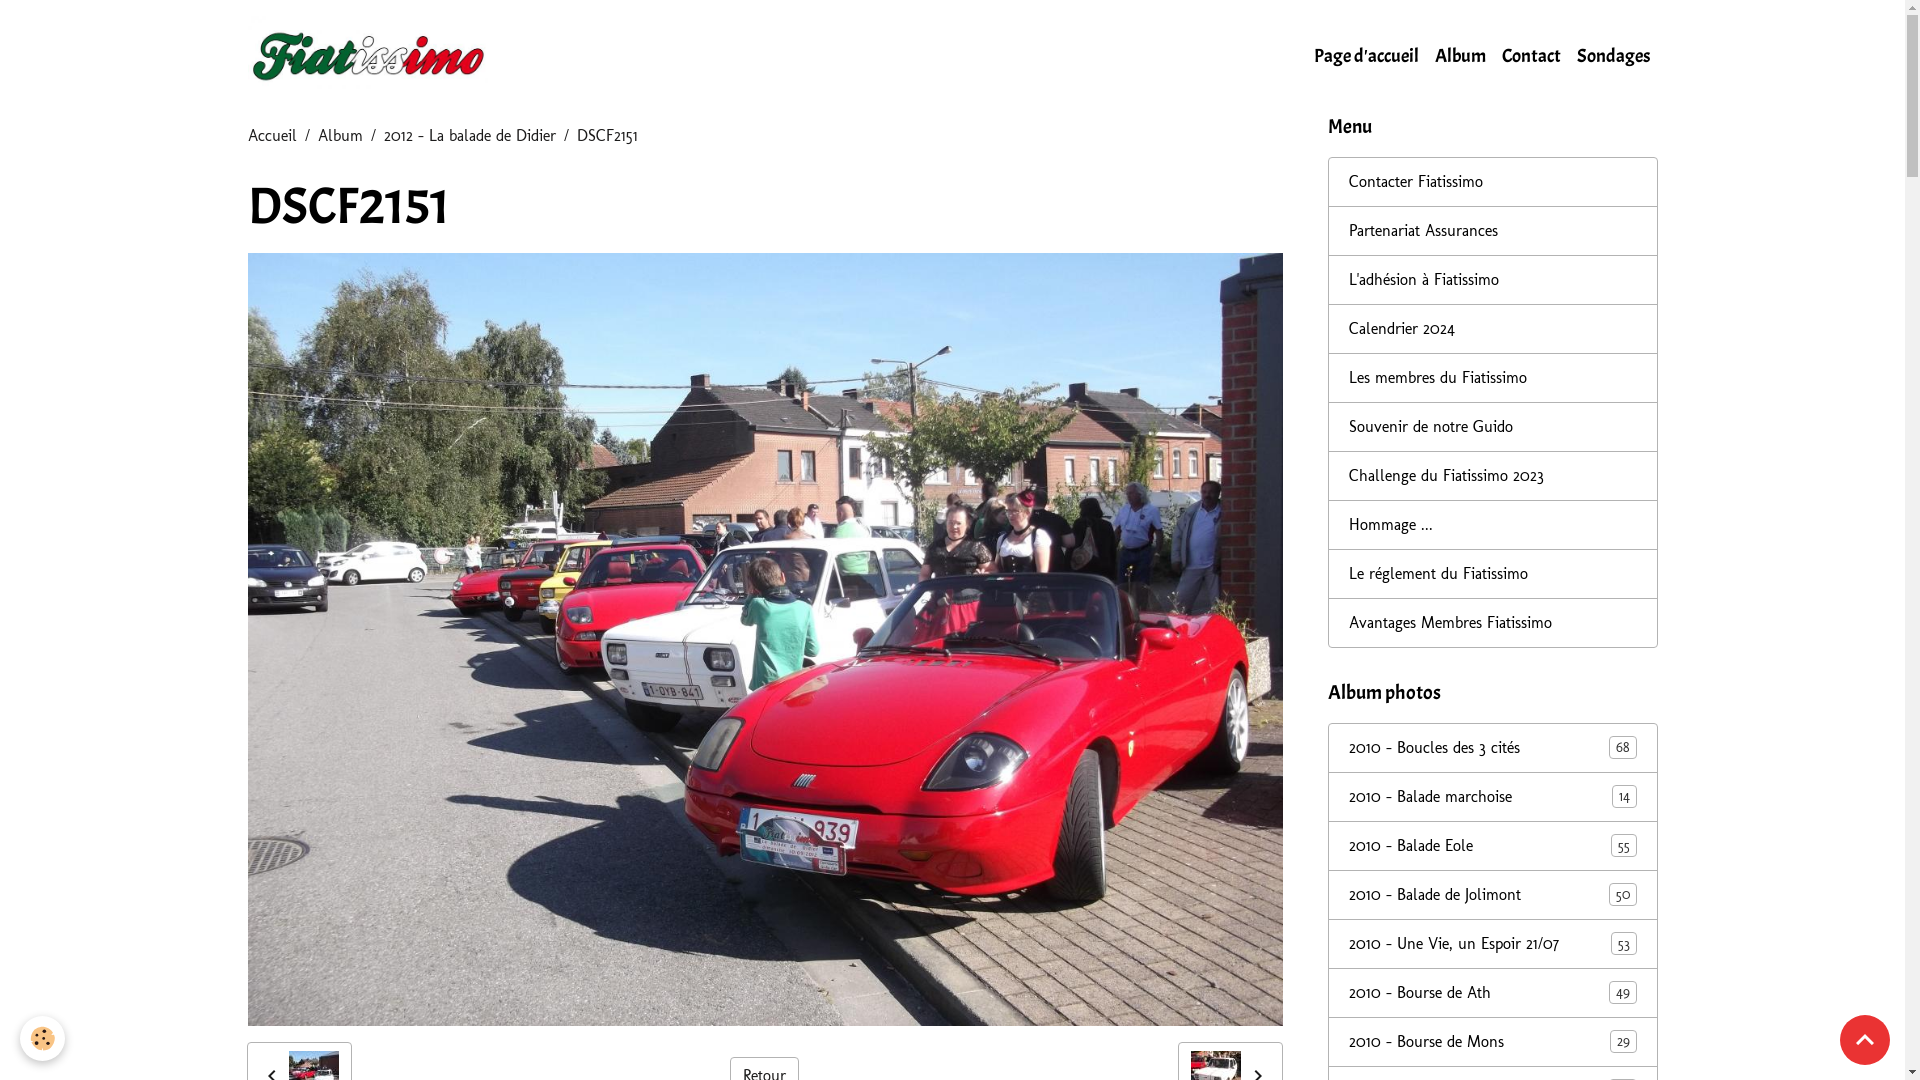 The height and width of the screenshot is (1080, 1920). I want to click on '2010 - Balade marchoise, so click(1492, 796).